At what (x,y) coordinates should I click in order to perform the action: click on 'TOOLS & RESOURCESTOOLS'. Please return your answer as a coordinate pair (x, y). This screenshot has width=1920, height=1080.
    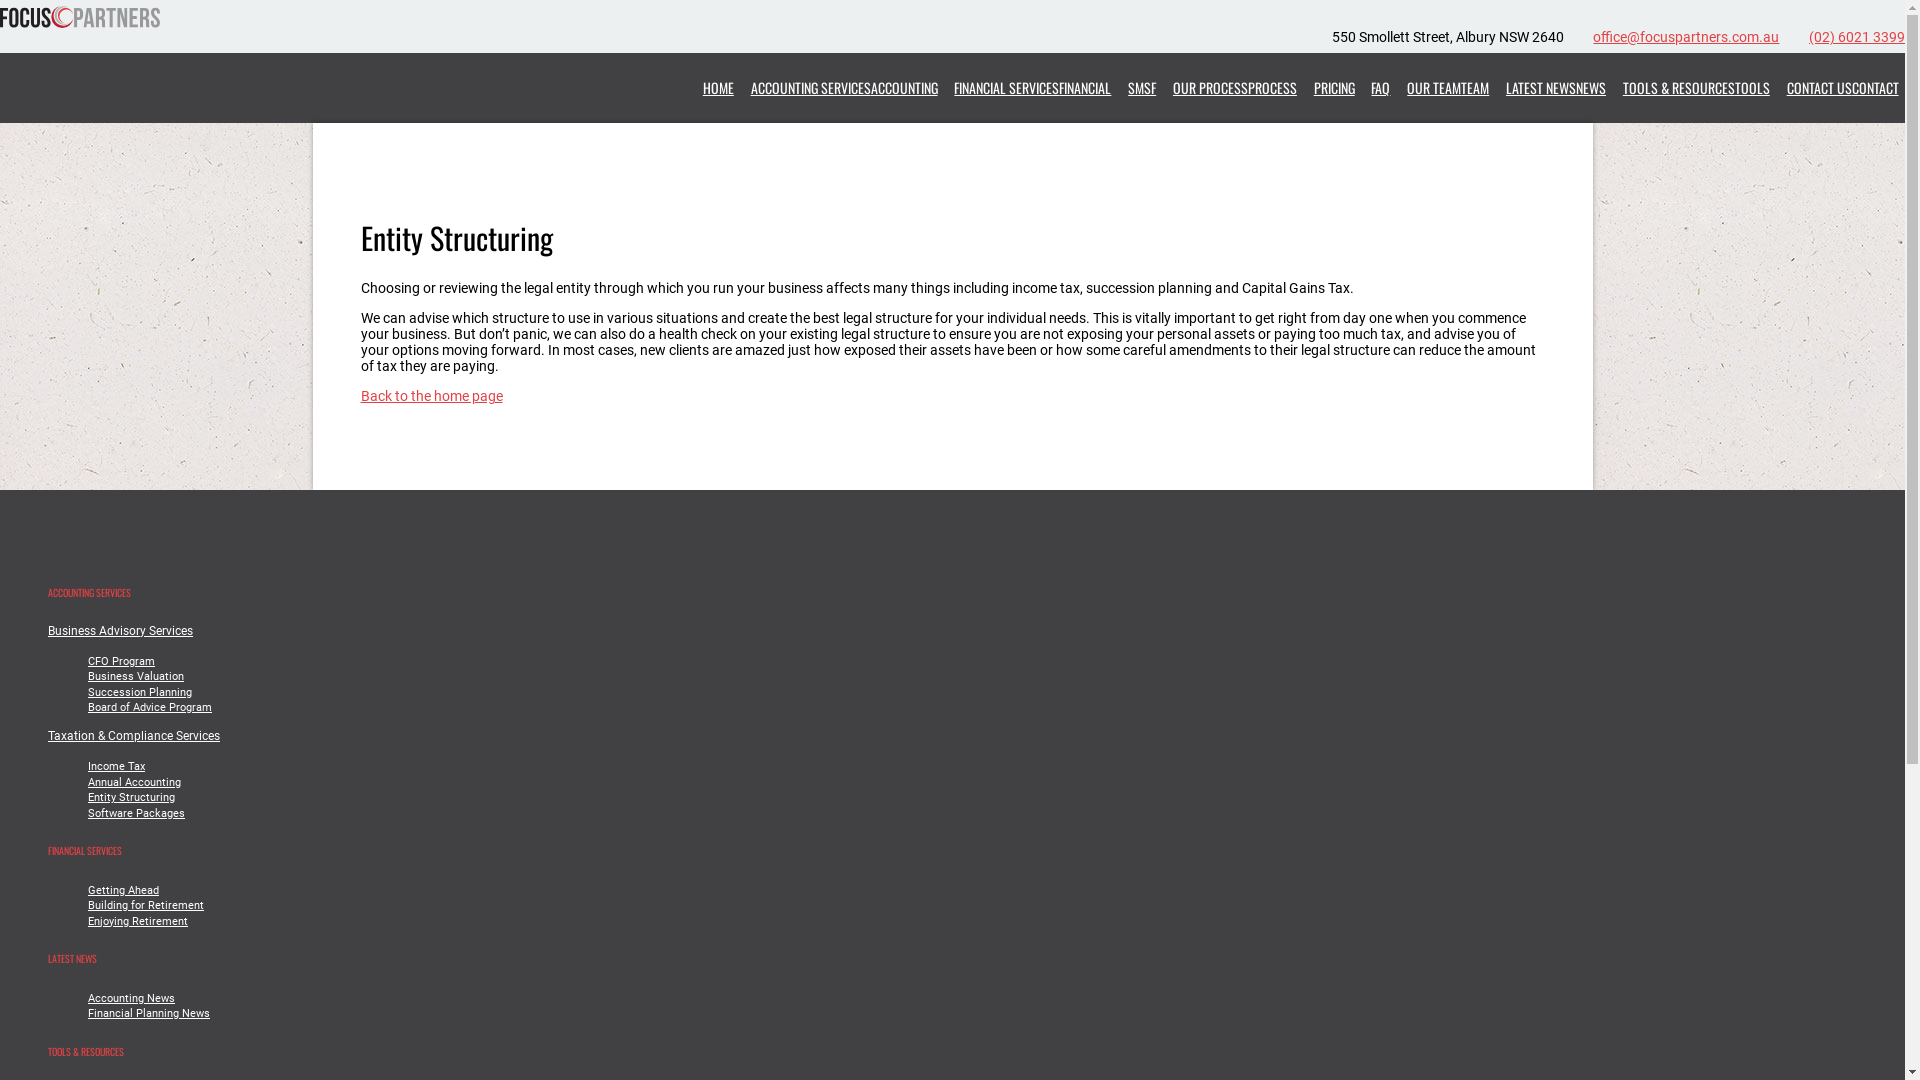
    Looking at the image, I should click on (1616, 86).